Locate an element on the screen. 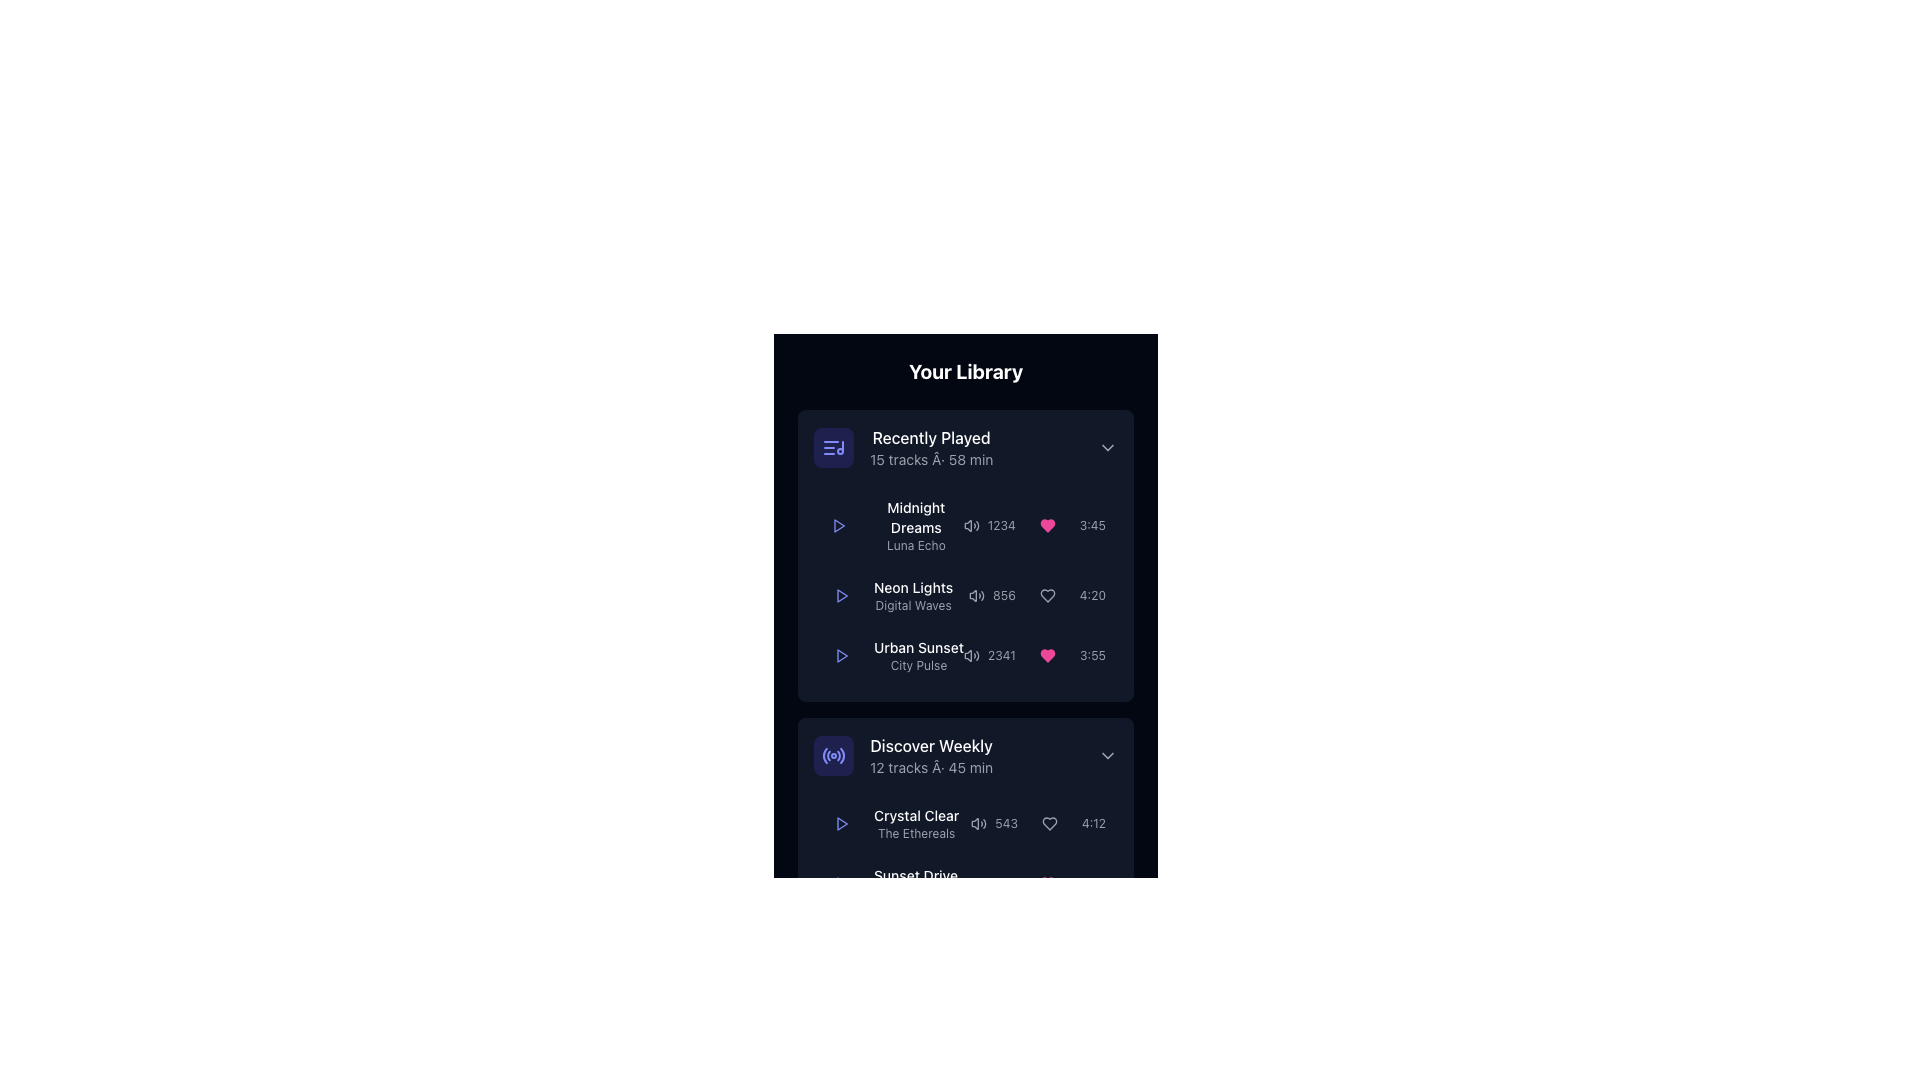 The image size is (1920, 1080). the Label displaying the text '543' in a small gray font, located in the third column of the 'Discover Weekly' section, adjacent to a volume icon and a heart icon is located at coordinates (1006, 824).